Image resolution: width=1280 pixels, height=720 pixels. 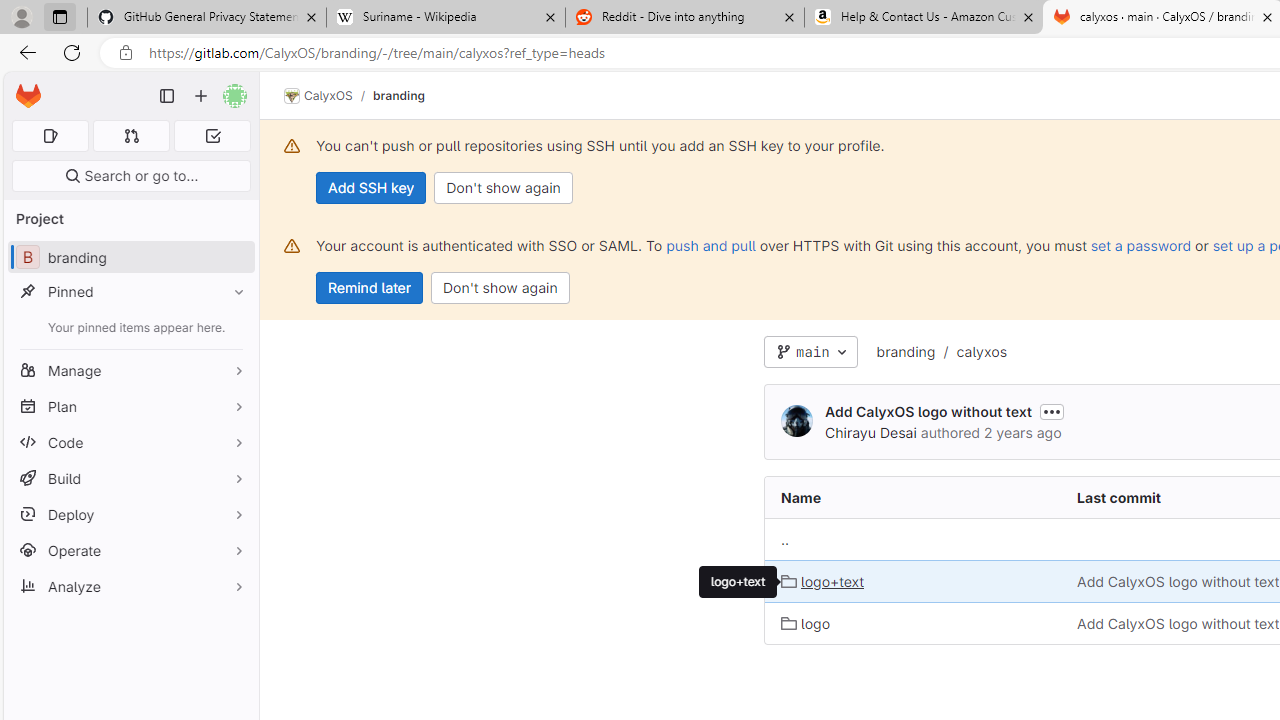 What do you see at coordinates (1141, 244) in the screenshot?
I see `'set a password'` at bounding box center [1141, 244].